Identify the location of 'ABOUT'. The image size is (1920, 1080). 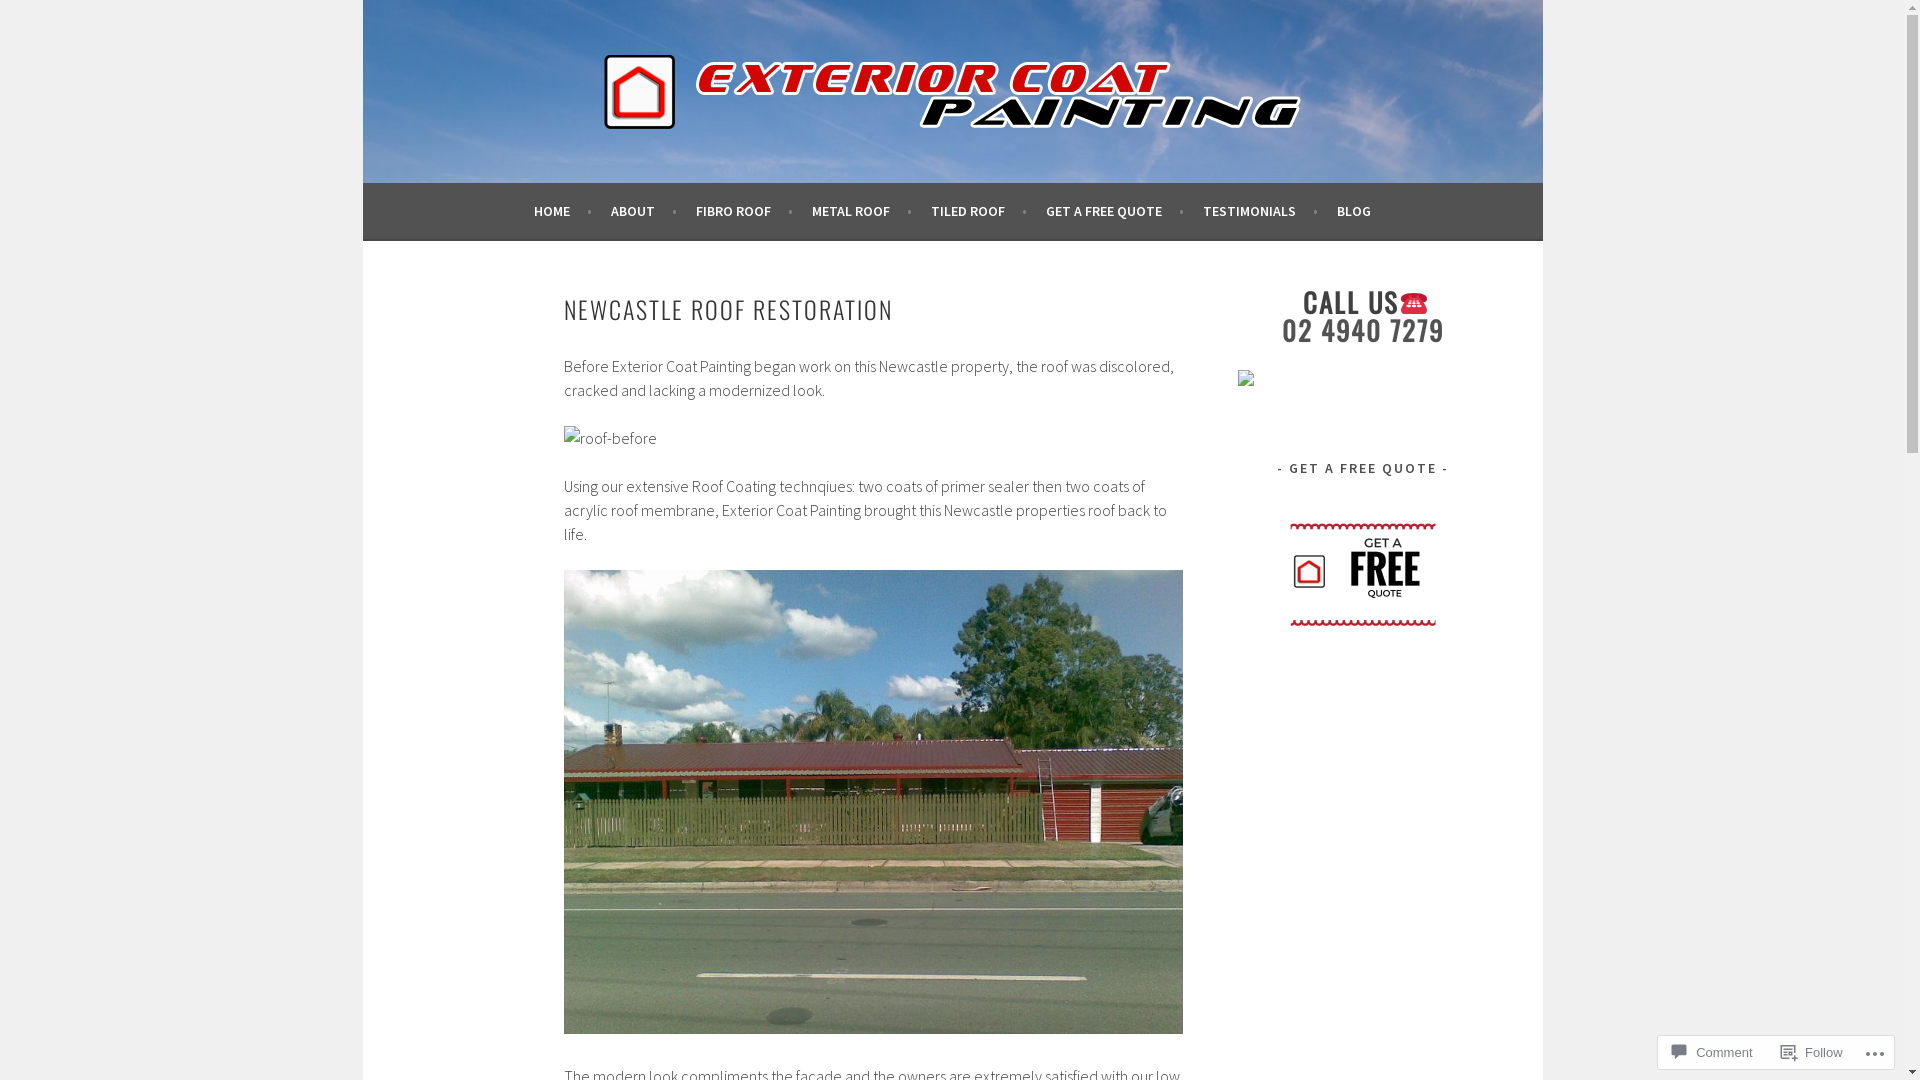
(609, 211).